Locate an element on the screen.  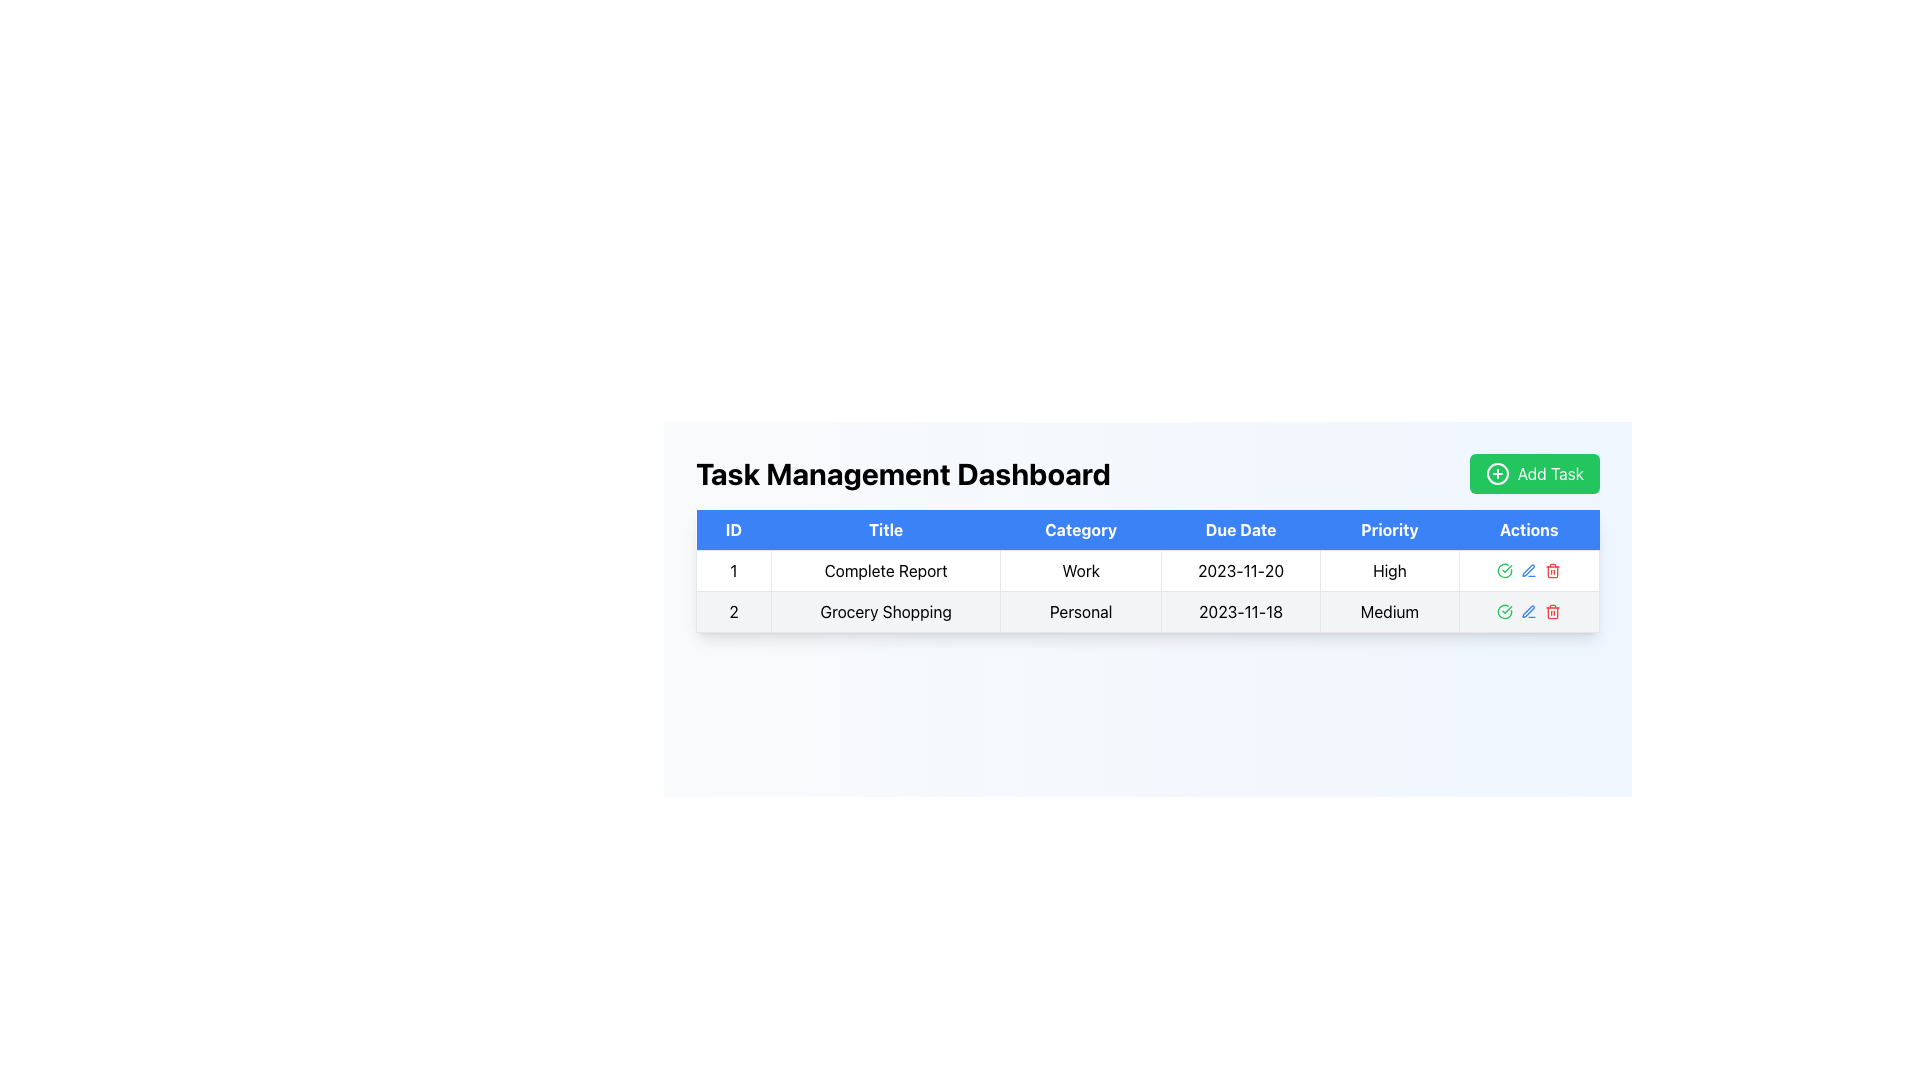
the 'Title' column header in the table, which is the second header from the left, located between 'ID' and 'Category' is located at coordinates (885, 529).